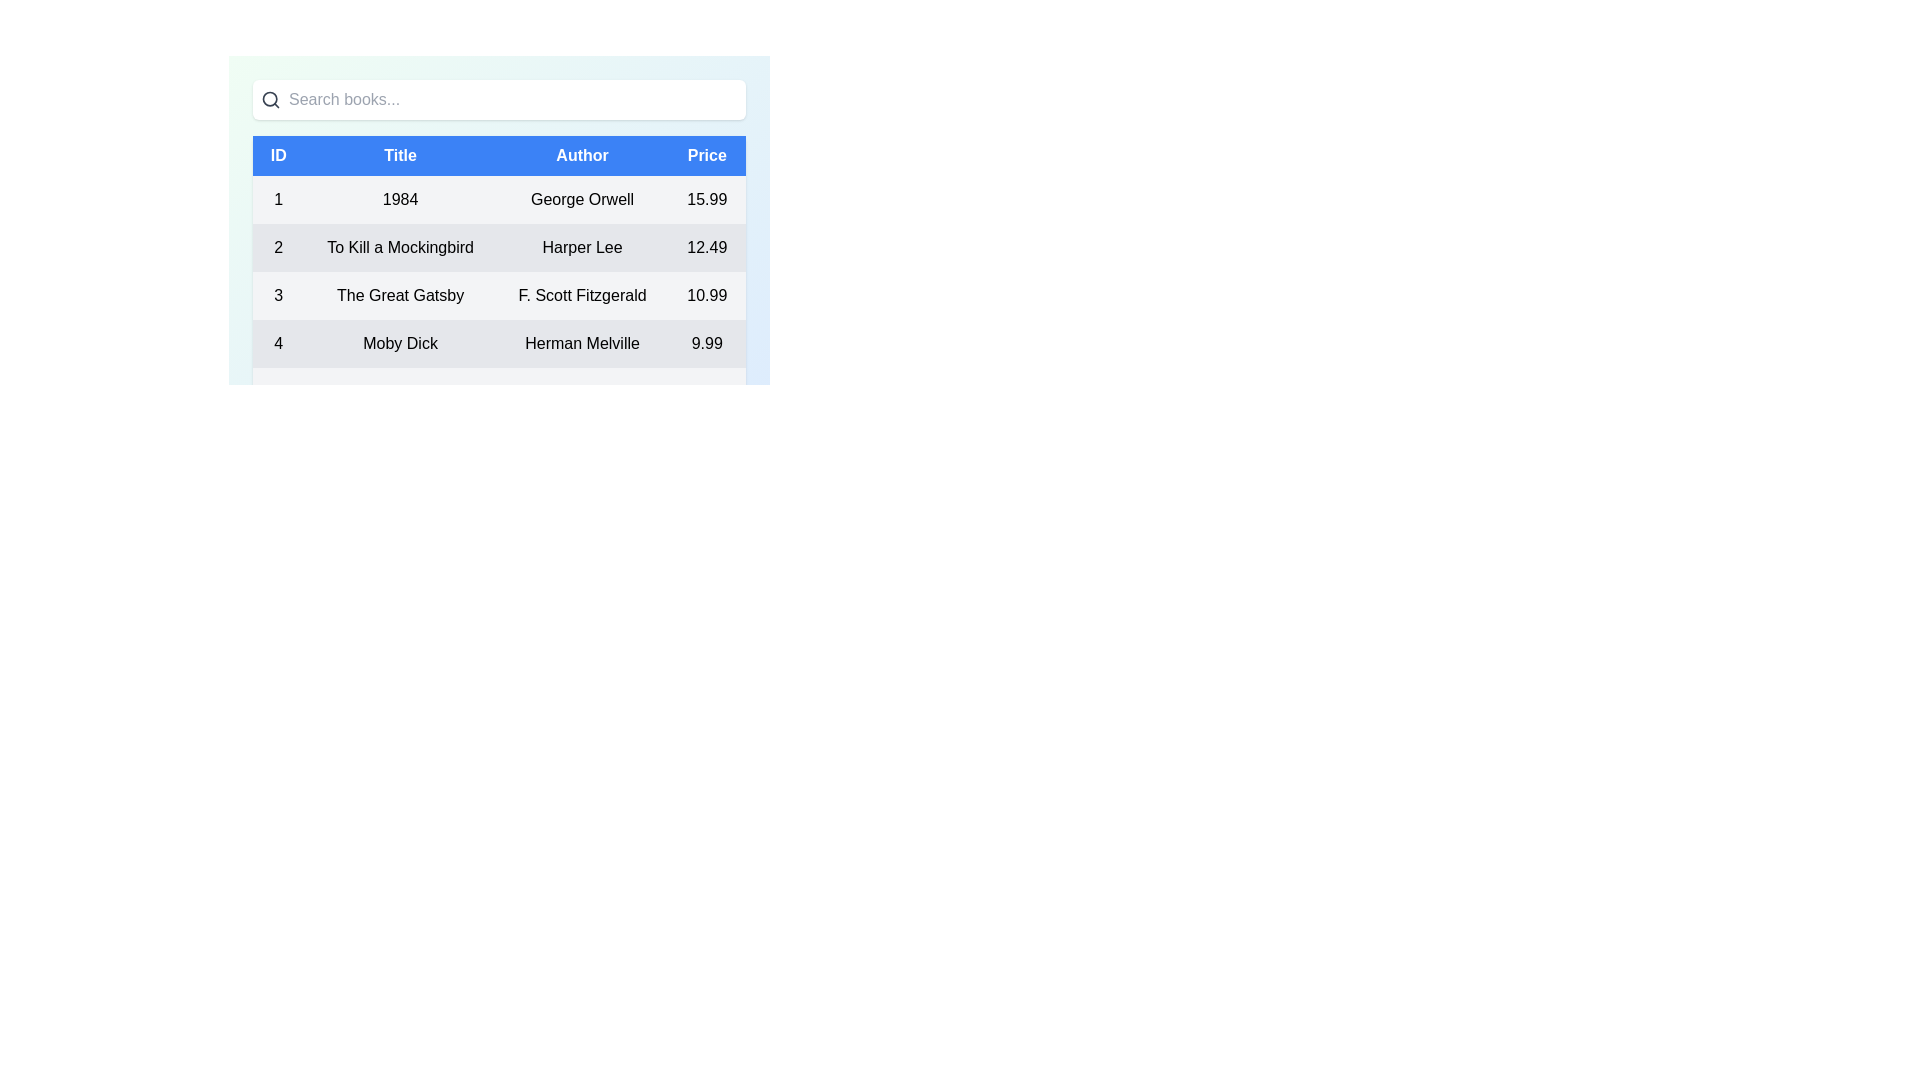 Image resolution: width=1920 pixels, height=1080 pixels. What do you see at coordinates (581, 246) in the screenshot?
I see `the text label displaying 'Harper Lee' in the Author column of the second row of the table` at bounding box center [581, 246].